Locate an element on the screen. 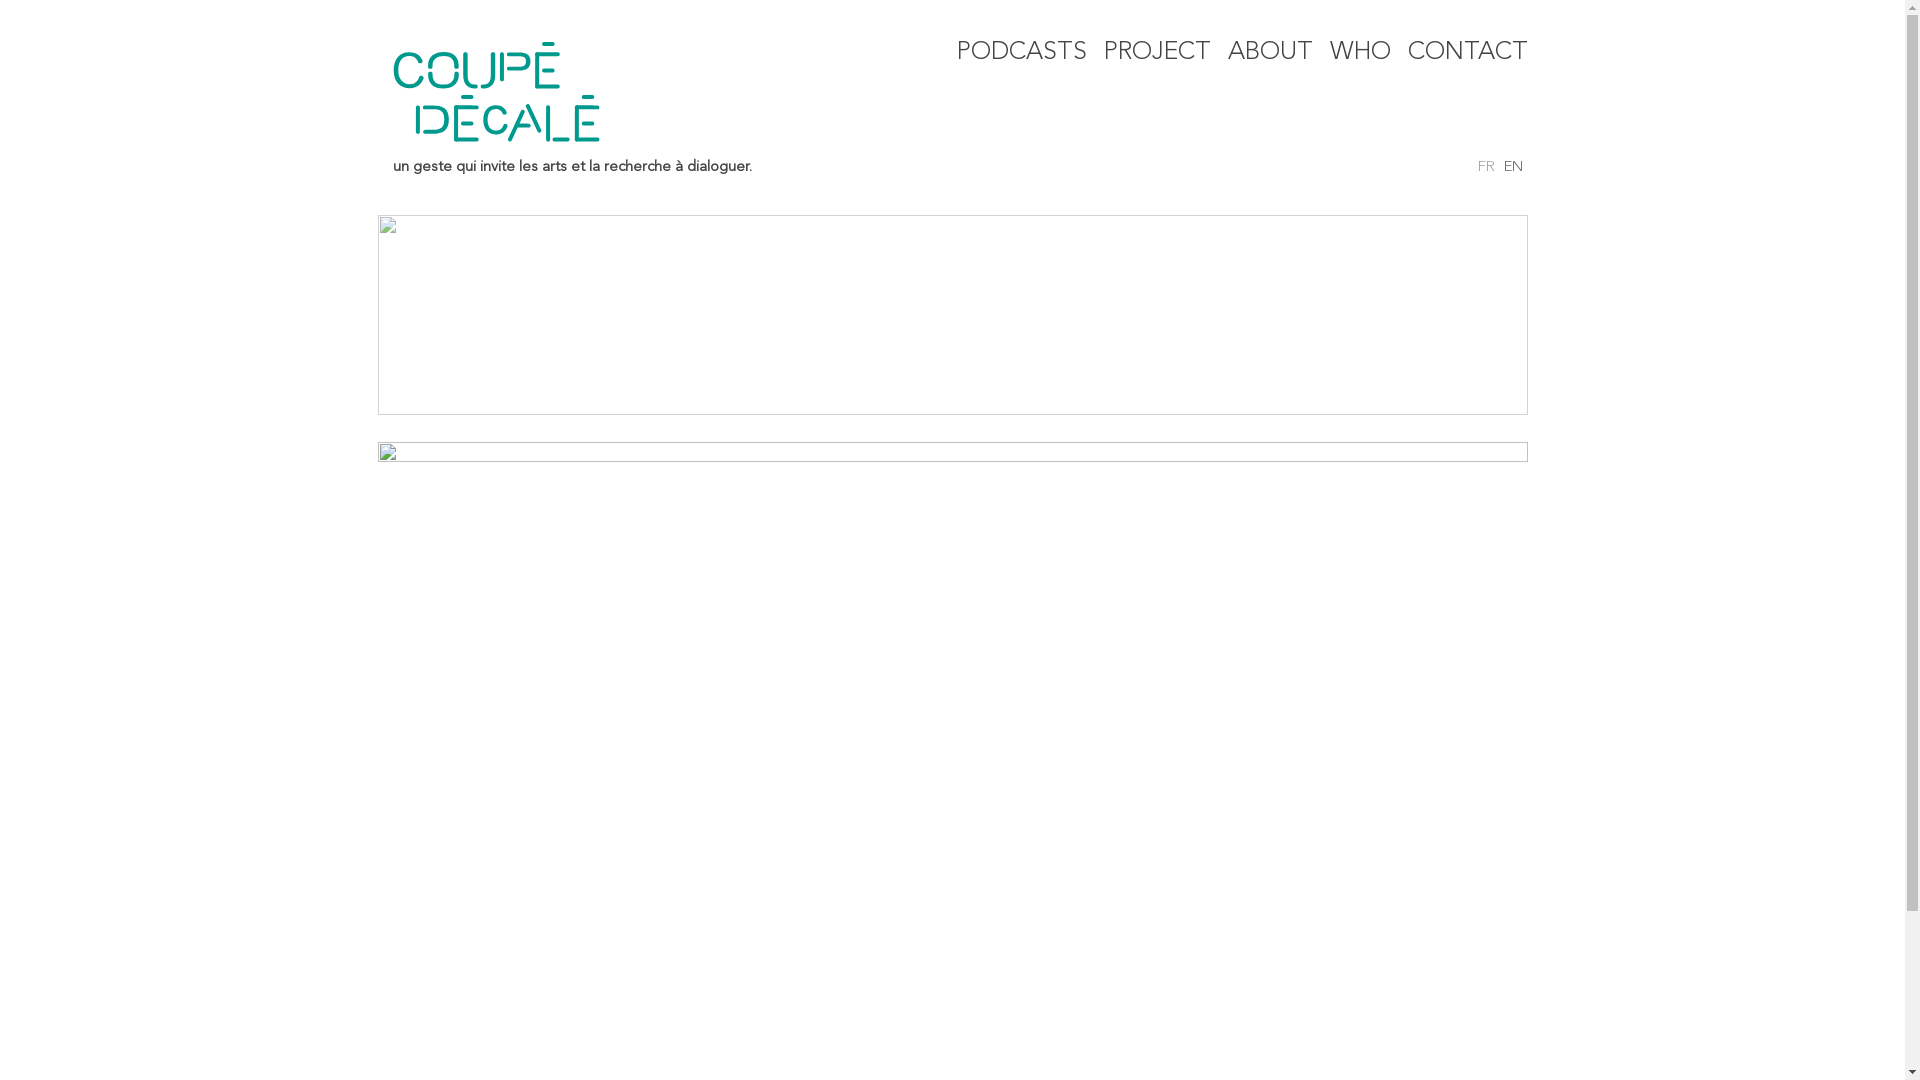 The image size is (1920, 1080). 'ABOUT' is located at coordinates (1269, 51).